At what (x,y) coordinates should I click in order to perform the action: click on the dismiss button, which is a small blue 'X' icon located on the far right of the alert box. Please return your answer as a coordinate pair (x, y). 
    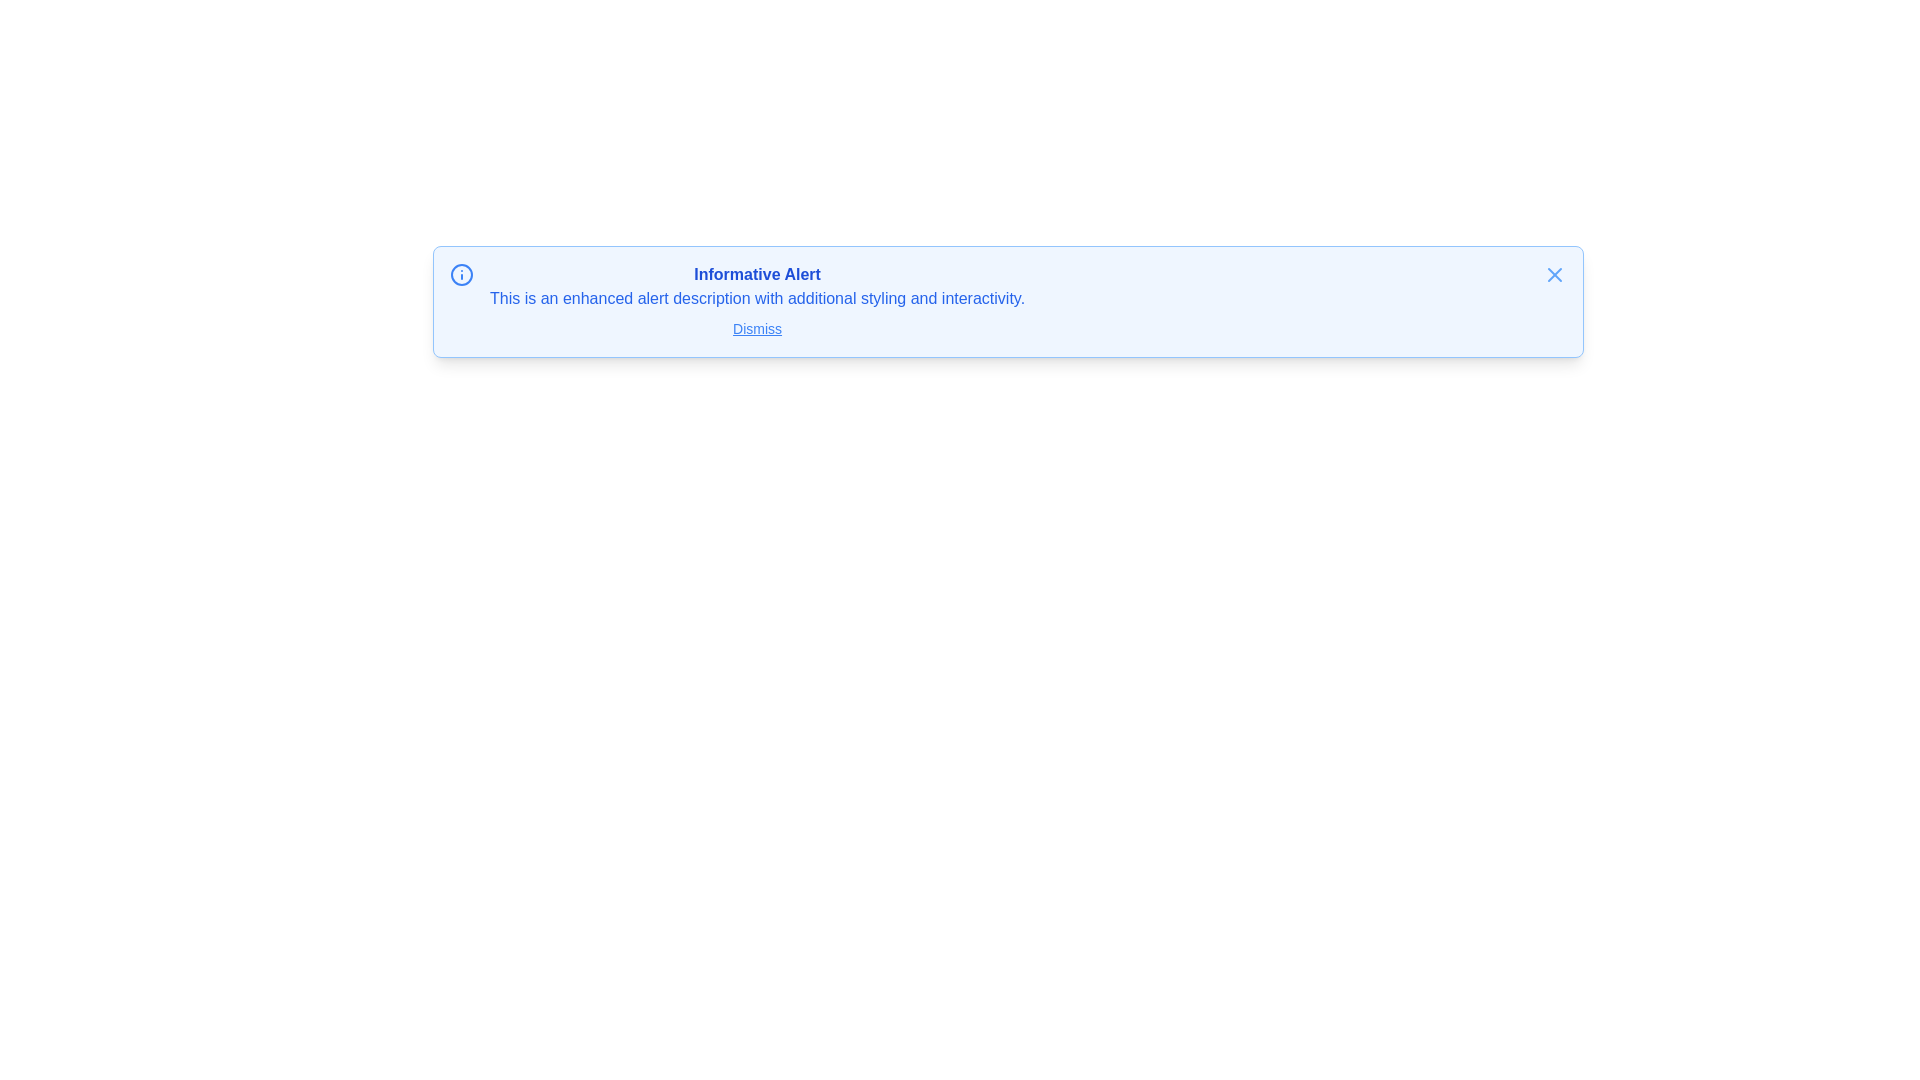
    Looking at the image, I should click on (1554, 274).